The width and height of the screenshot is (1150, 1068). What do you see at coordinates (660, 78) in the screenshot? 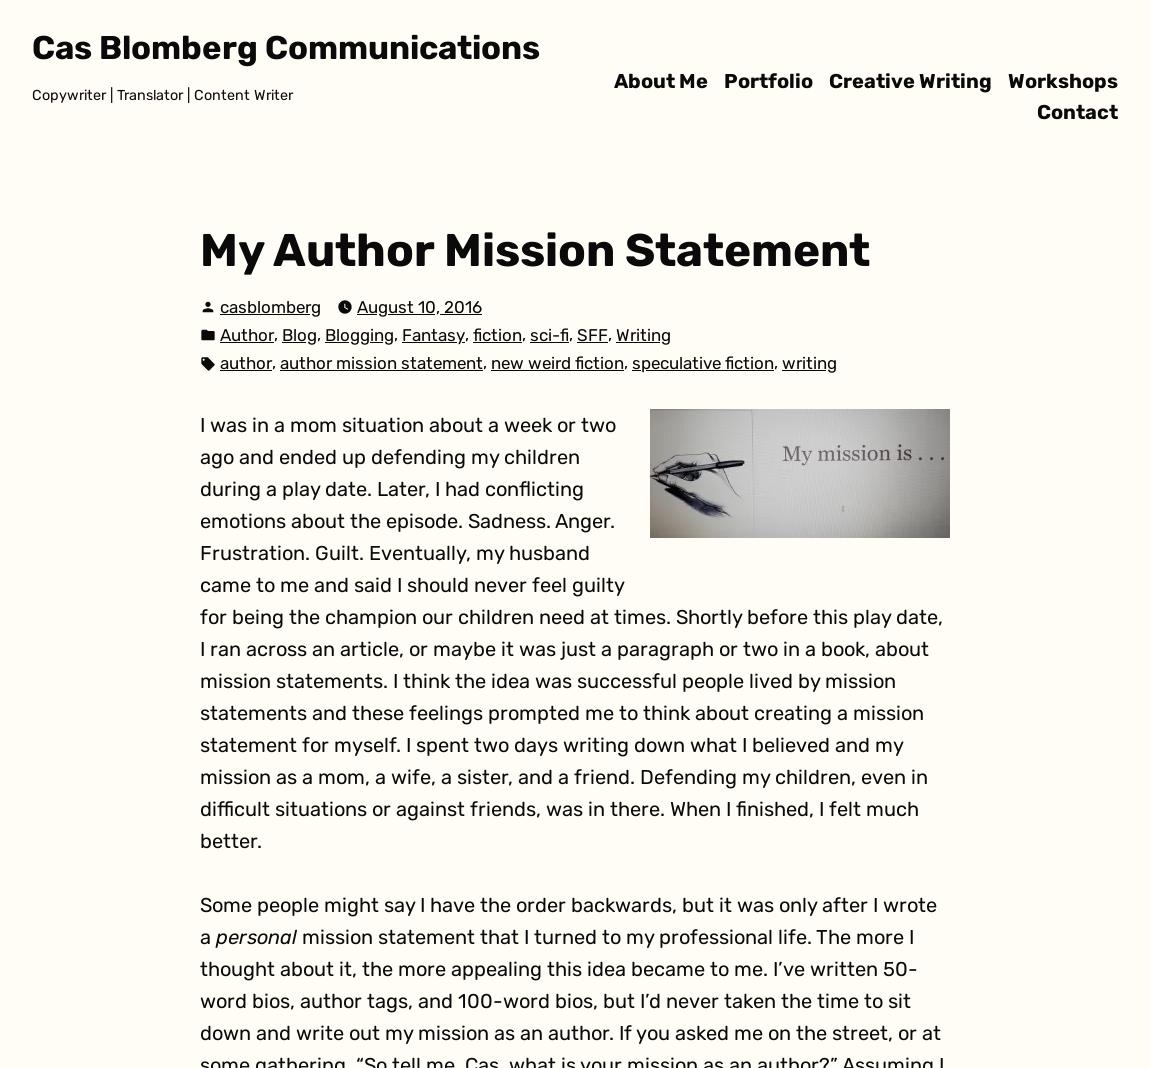
I see `'About Me'` at bounding box center [660, 78].